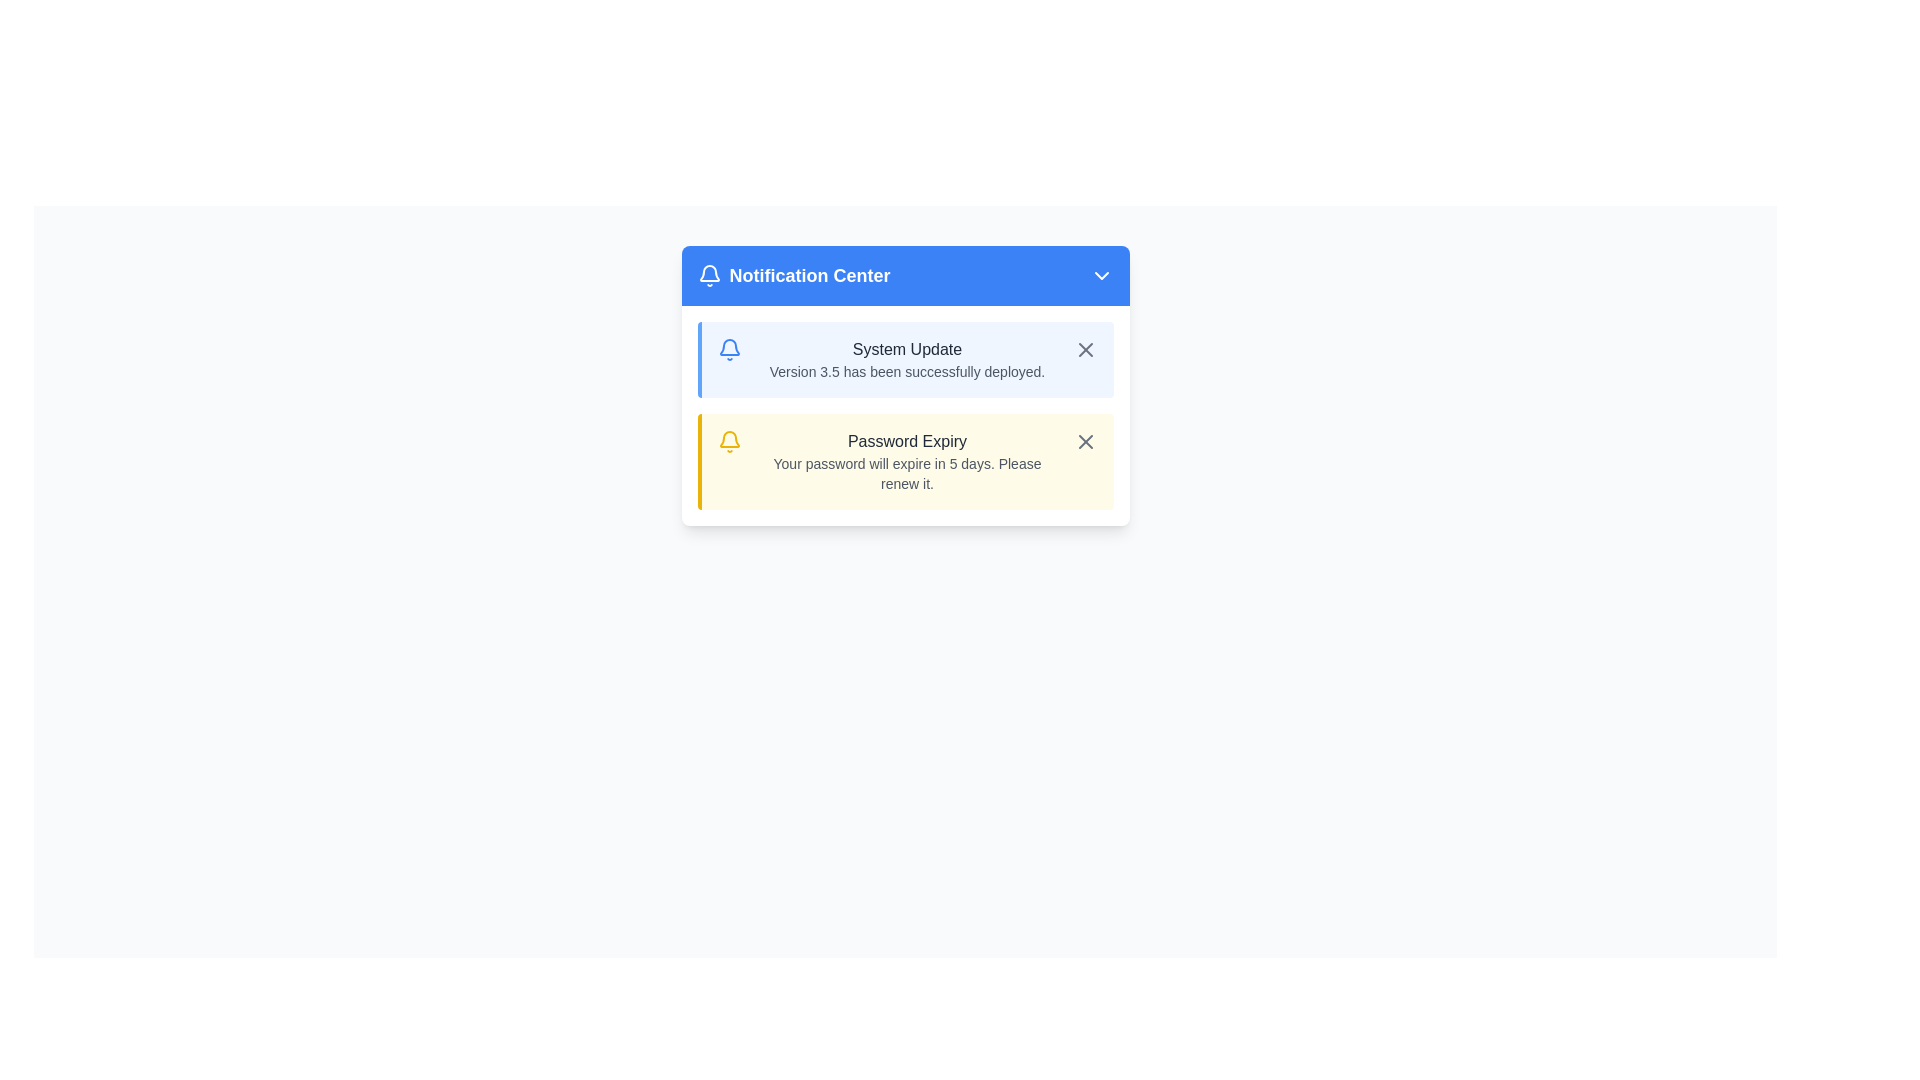  What do you see at coordinates (906, 349) in the screenshot?
I see `the static text element displaying 'System Update' located at the top of the notification panel` at bounding box center [906, 349].